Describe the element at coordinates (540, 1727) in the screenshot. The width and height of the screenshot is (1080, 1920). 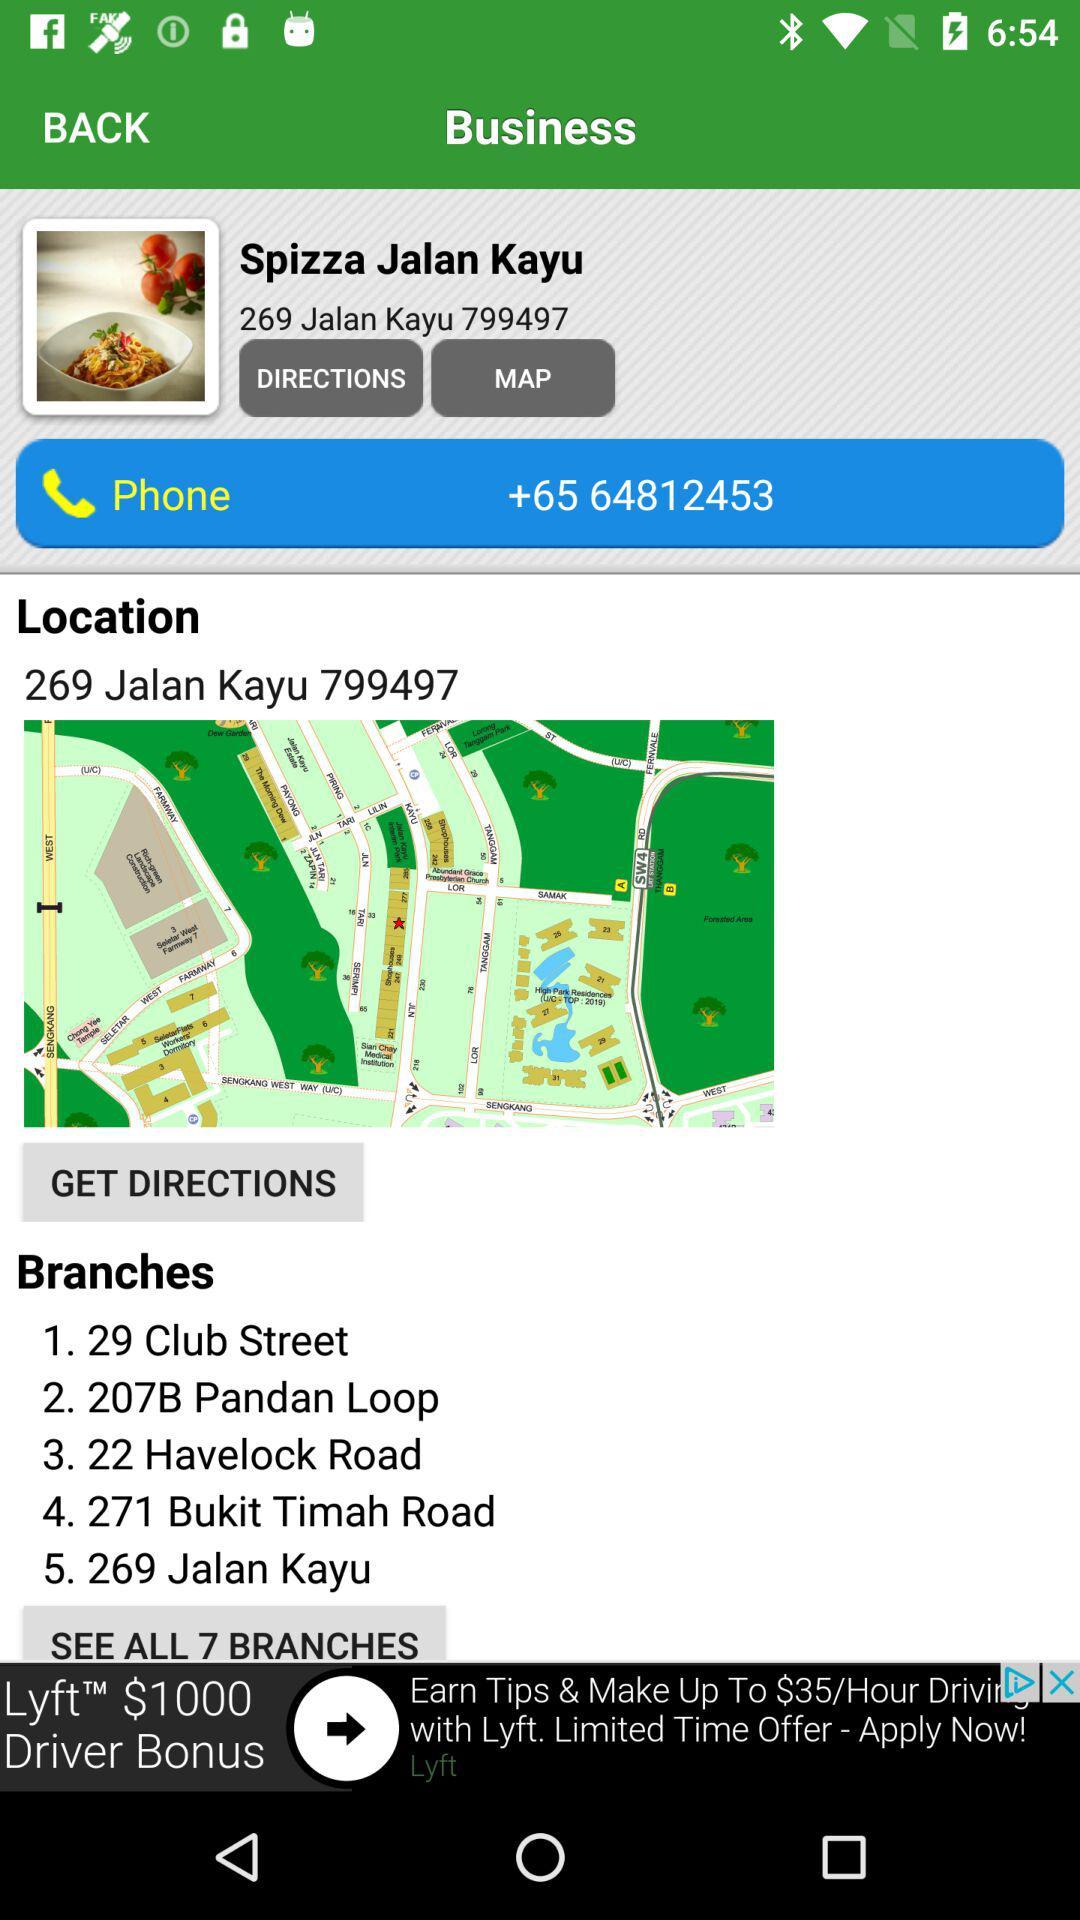
I see `advertisement about lyft` at that location.